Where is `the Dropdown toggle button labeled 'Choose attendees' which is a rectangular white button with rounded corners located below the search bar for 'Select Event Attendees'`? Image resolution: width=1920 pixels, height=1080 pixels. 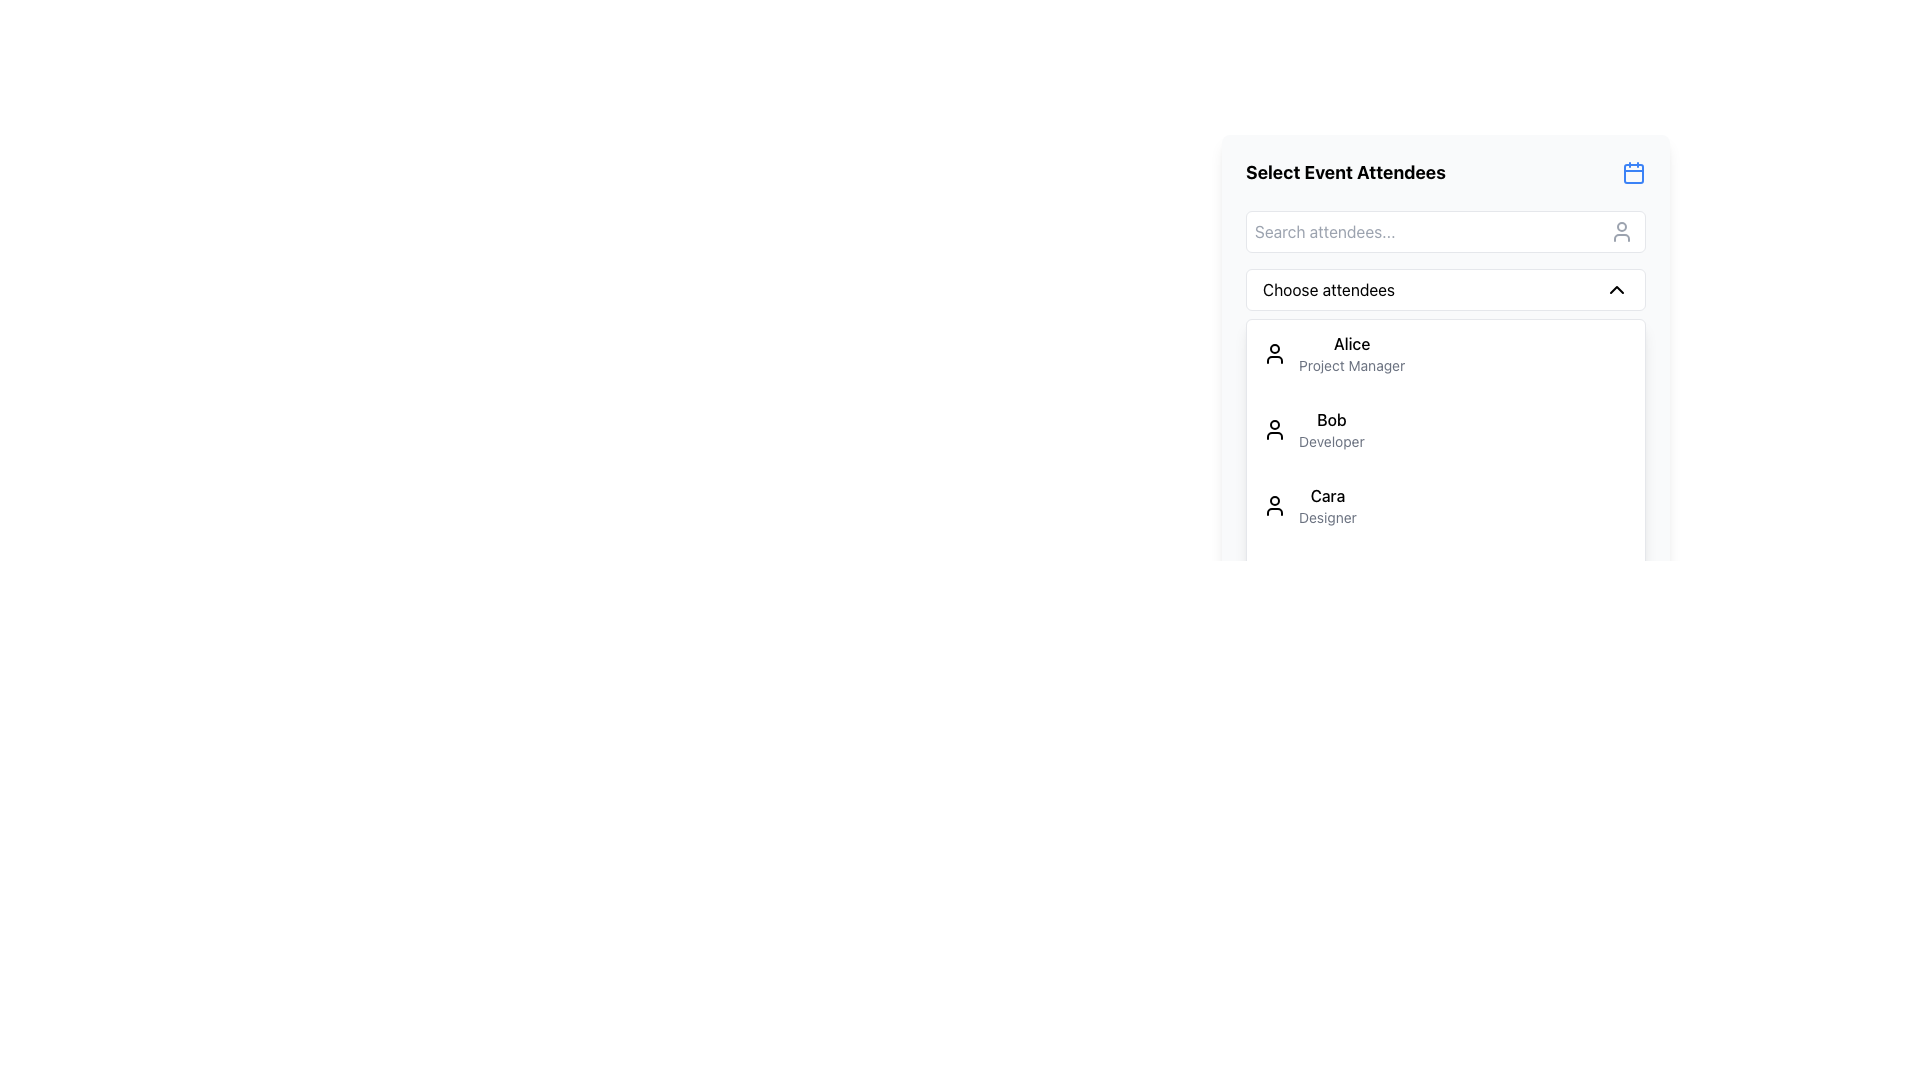
the Dropdown toggle button labeled 'Choose attendees' which is a rectangular white button with rounded corners located below the search bar for 'Select Event Attendees' is located at coordinates (1445, 289).